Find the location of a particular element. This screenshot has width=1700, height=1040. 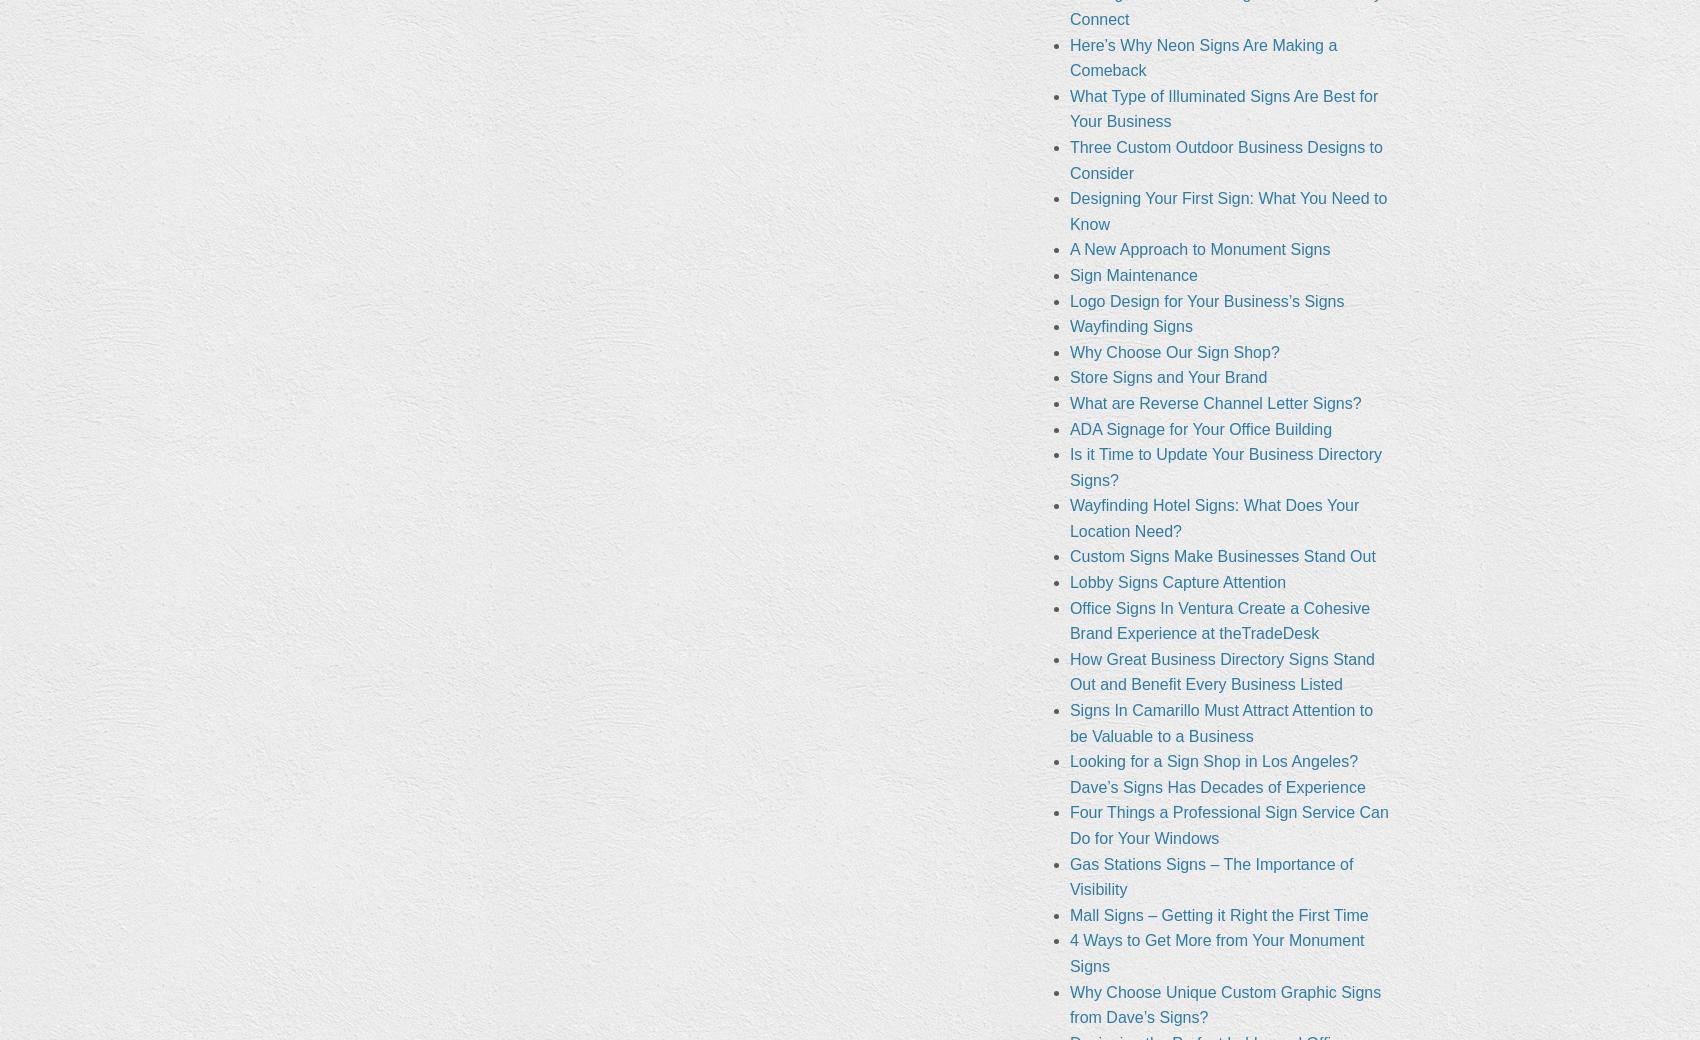

'Sign Maintenance' is located at coordinates (1133, 273).